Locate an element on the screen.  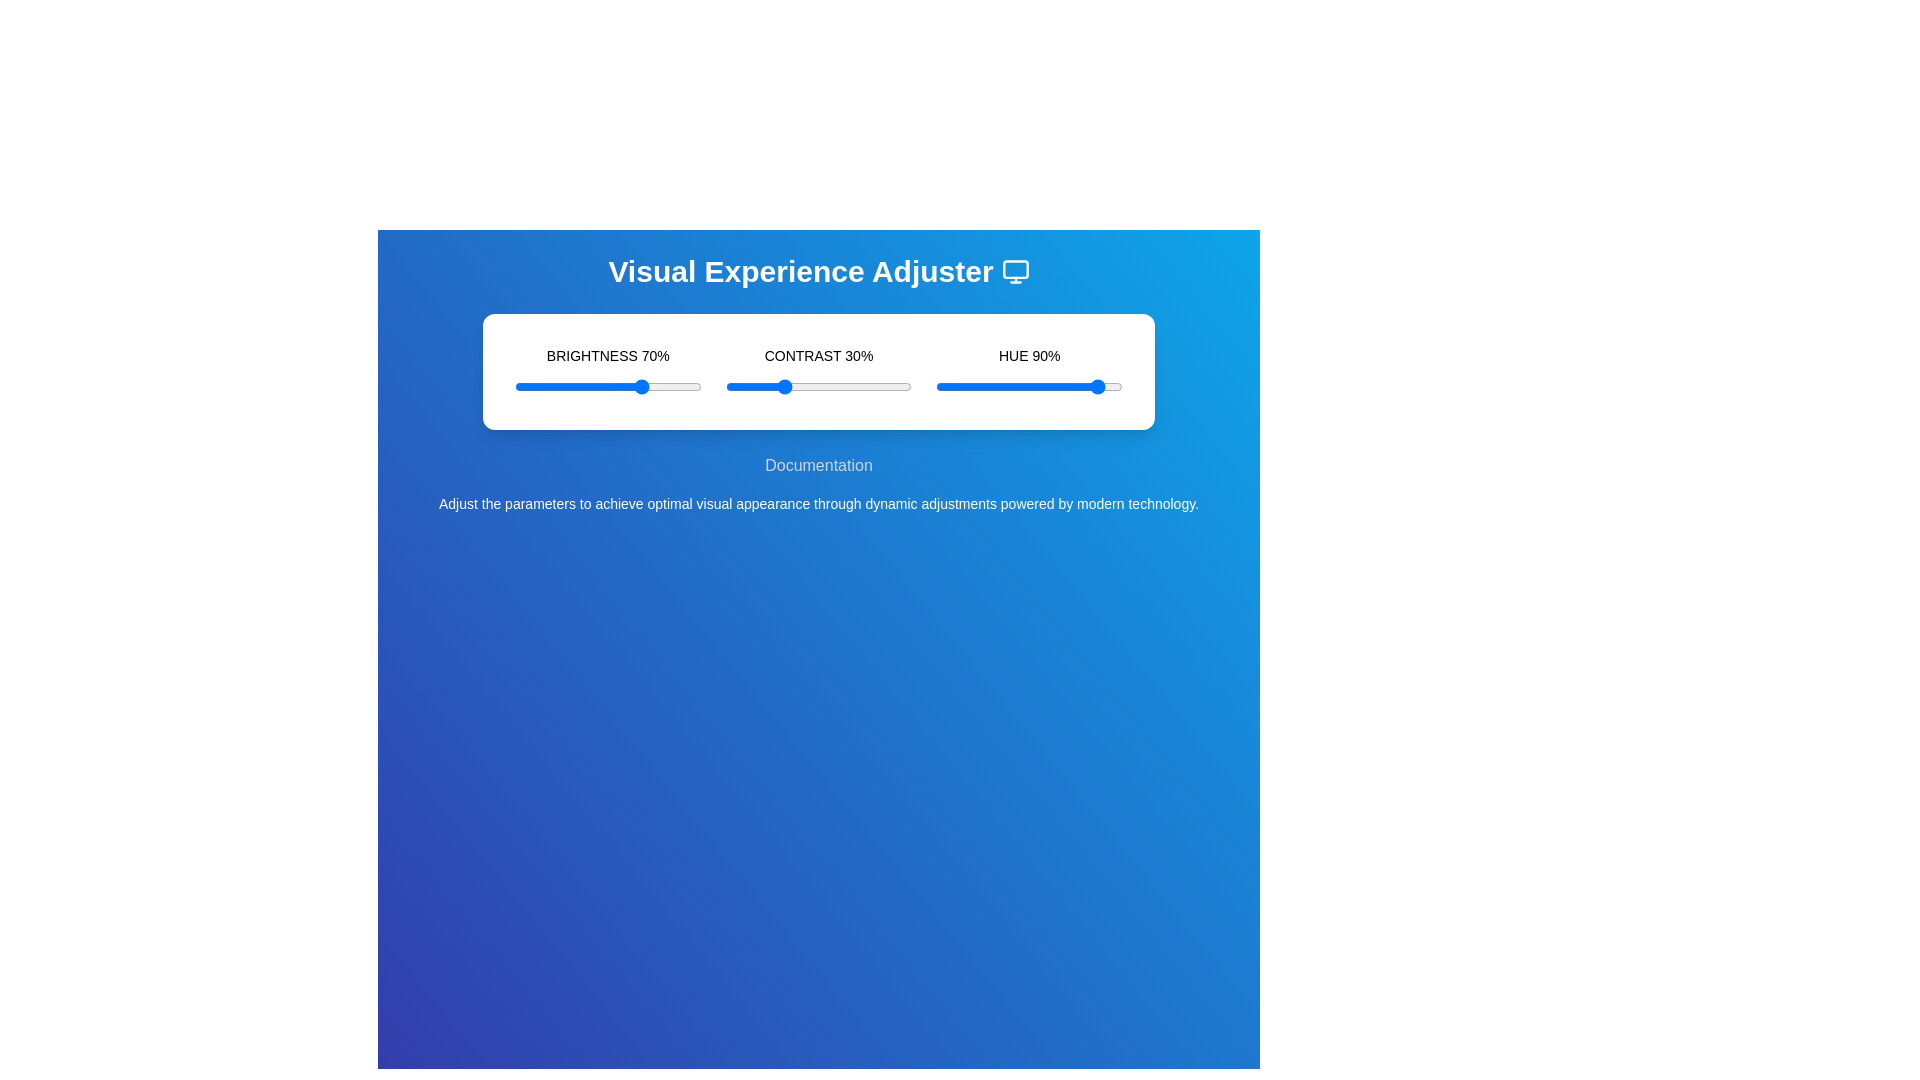
the brightness slider to set the brightness level to 84% is located at coordinates (671, 386).